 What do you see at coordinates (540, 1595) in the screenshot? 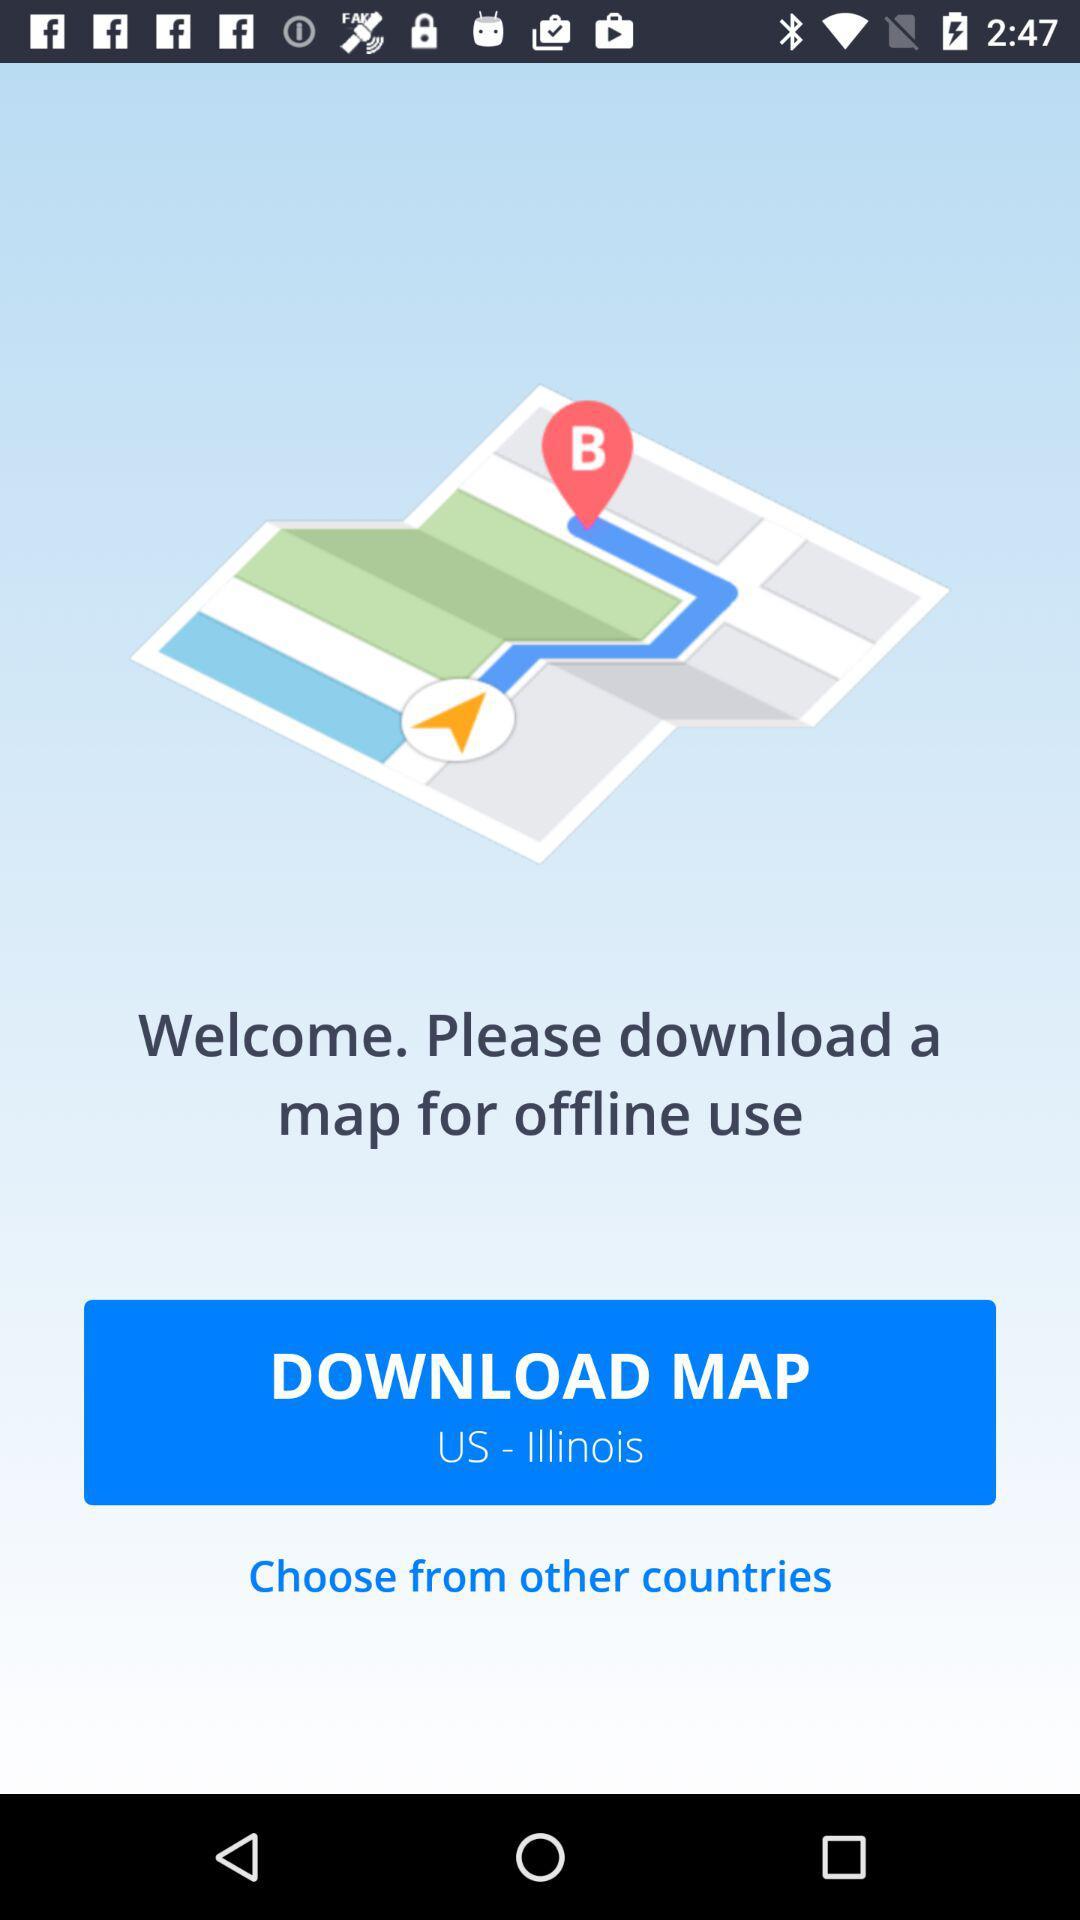
I see `item below the us - illinois item` at bounding box center [540, 1595].